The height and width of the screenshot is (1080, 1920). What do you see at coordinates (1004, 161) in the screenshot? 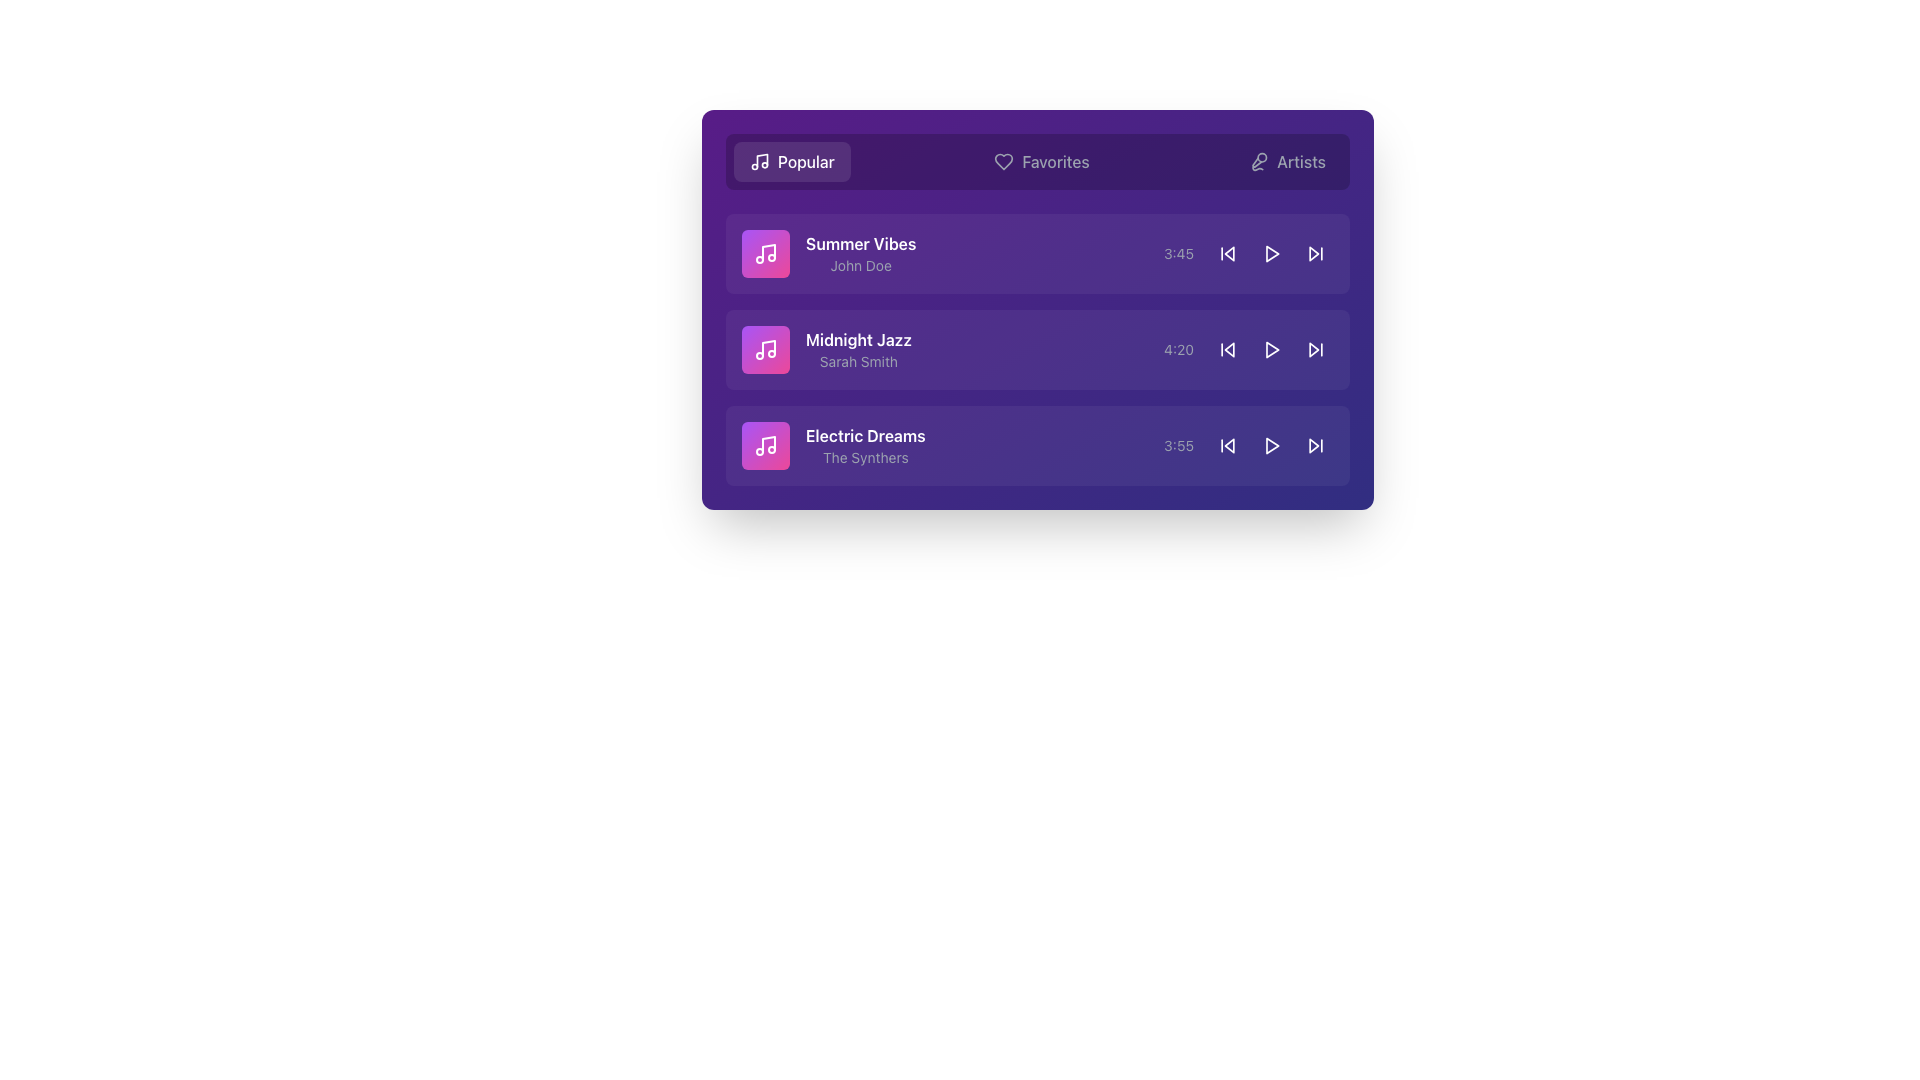
I see `the 'Favorites' icon located in the top navigation bar between 'Popular' and 'Artists' sections` at bounding box center [1004, 161].